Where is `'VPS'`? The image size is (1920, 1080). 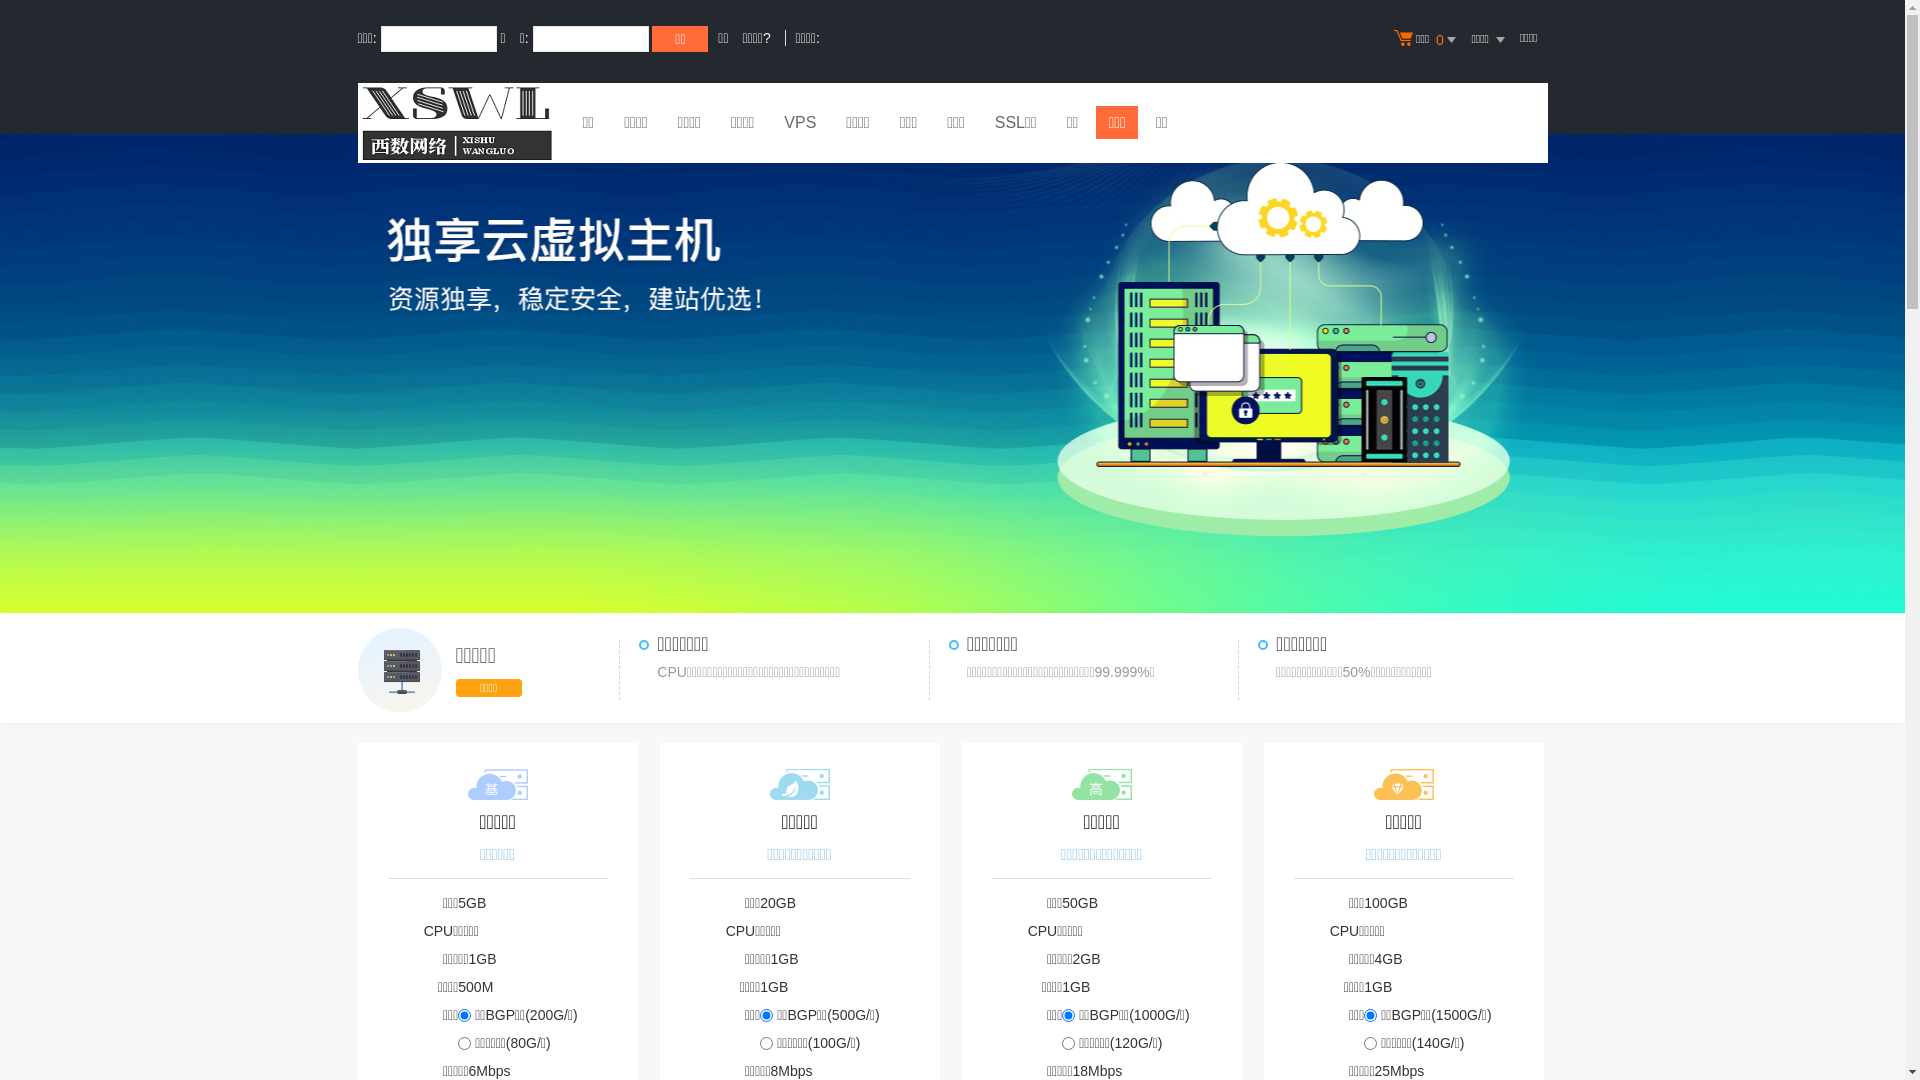
'VPS' is located at coordinates (800, 124).